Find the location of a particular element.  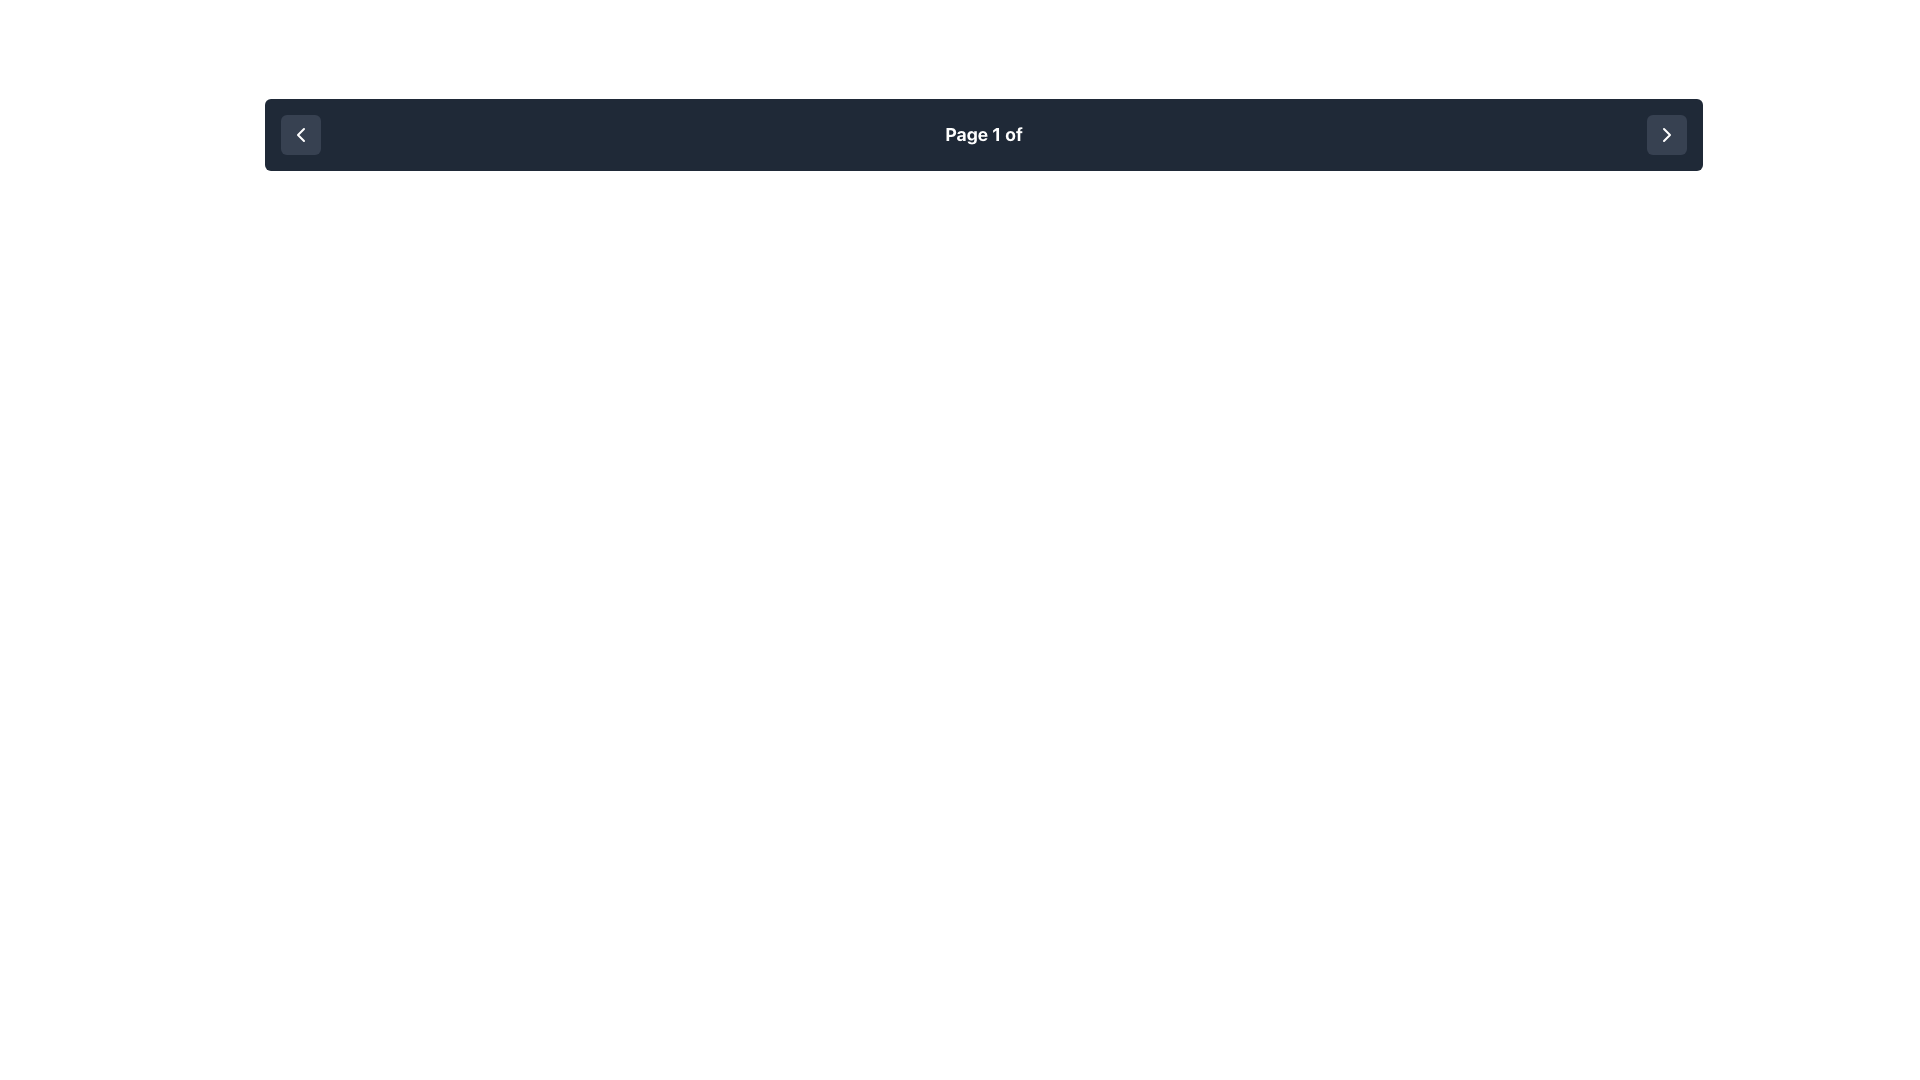

the text label 'Page 1 of' located in the dark gray navigation bar, which is horizontally centered between left and right arrow buttons is located at coordinates (983, 135).